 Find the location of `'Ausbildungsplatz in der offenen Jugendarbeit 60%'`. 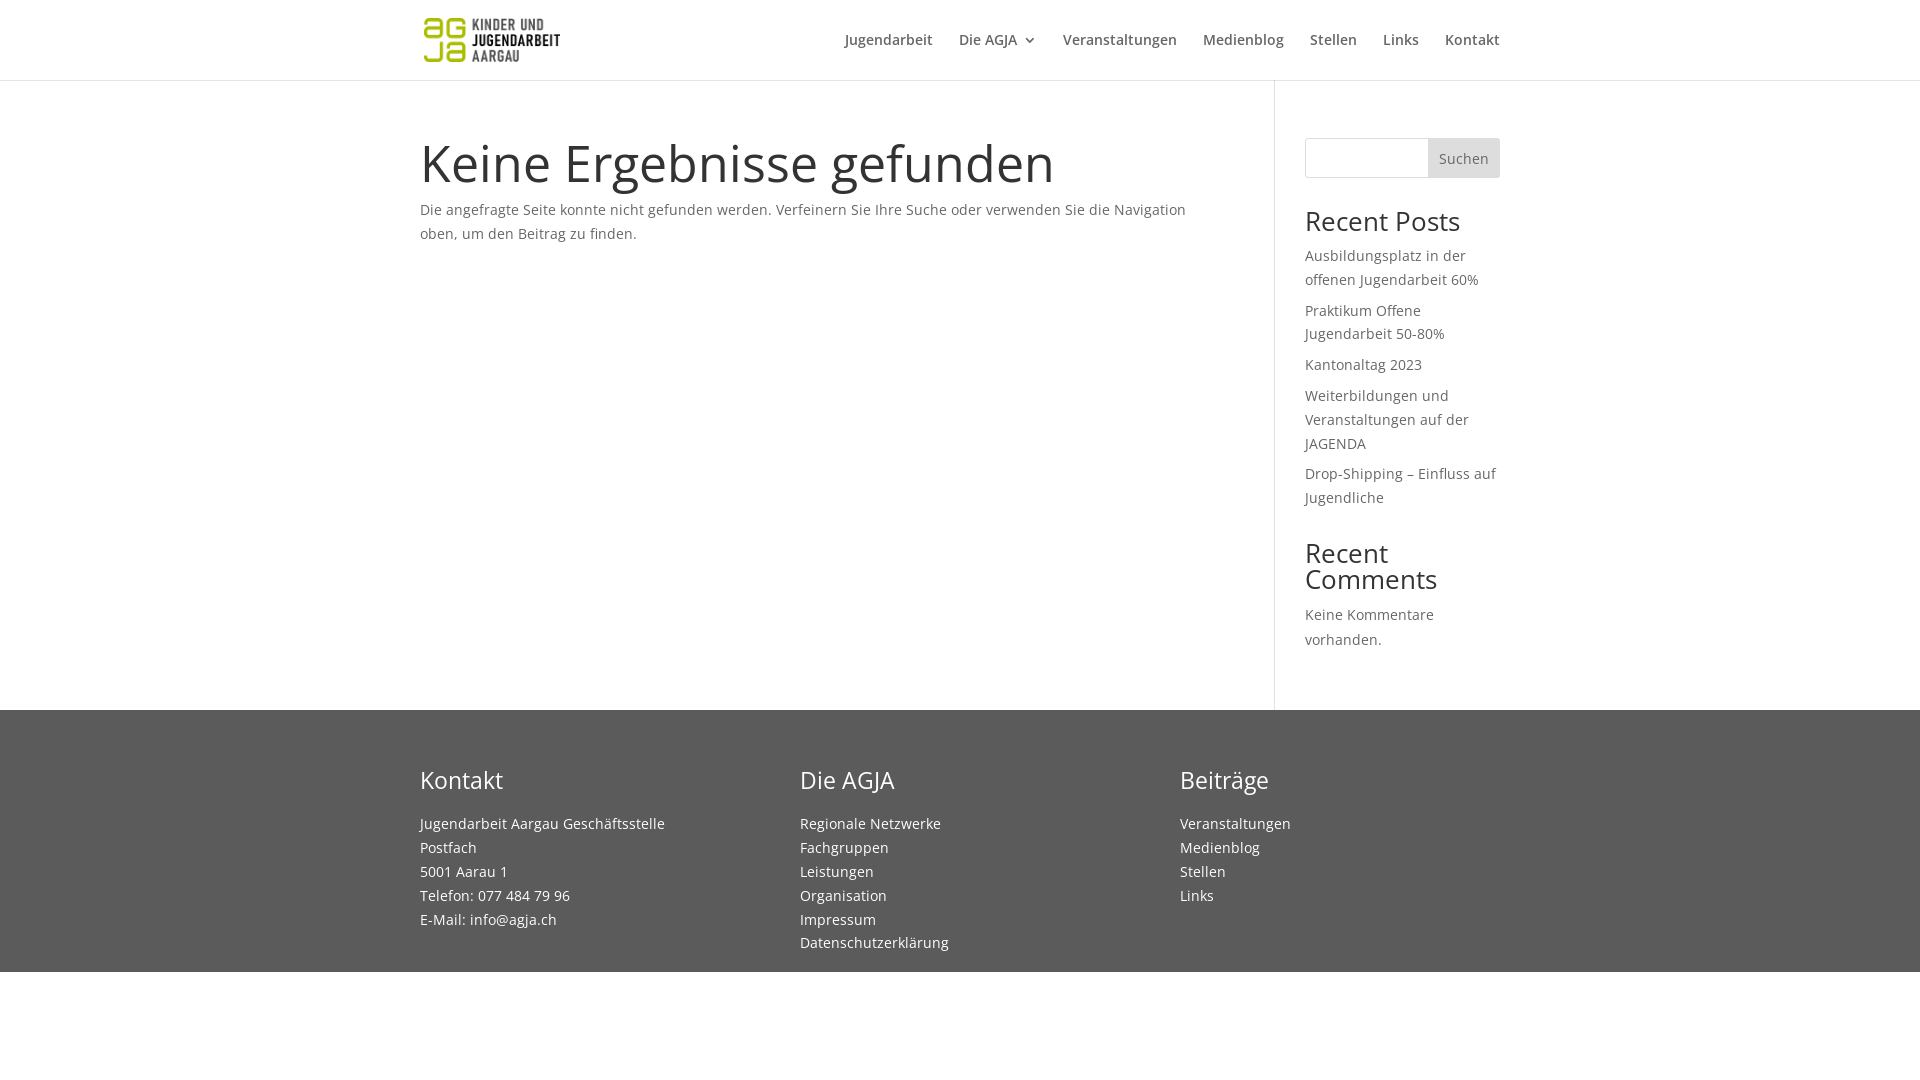

'Ausbildungsplatz in der offenen Jugendarbeit 60%' is located at coordinates (1391, 266).